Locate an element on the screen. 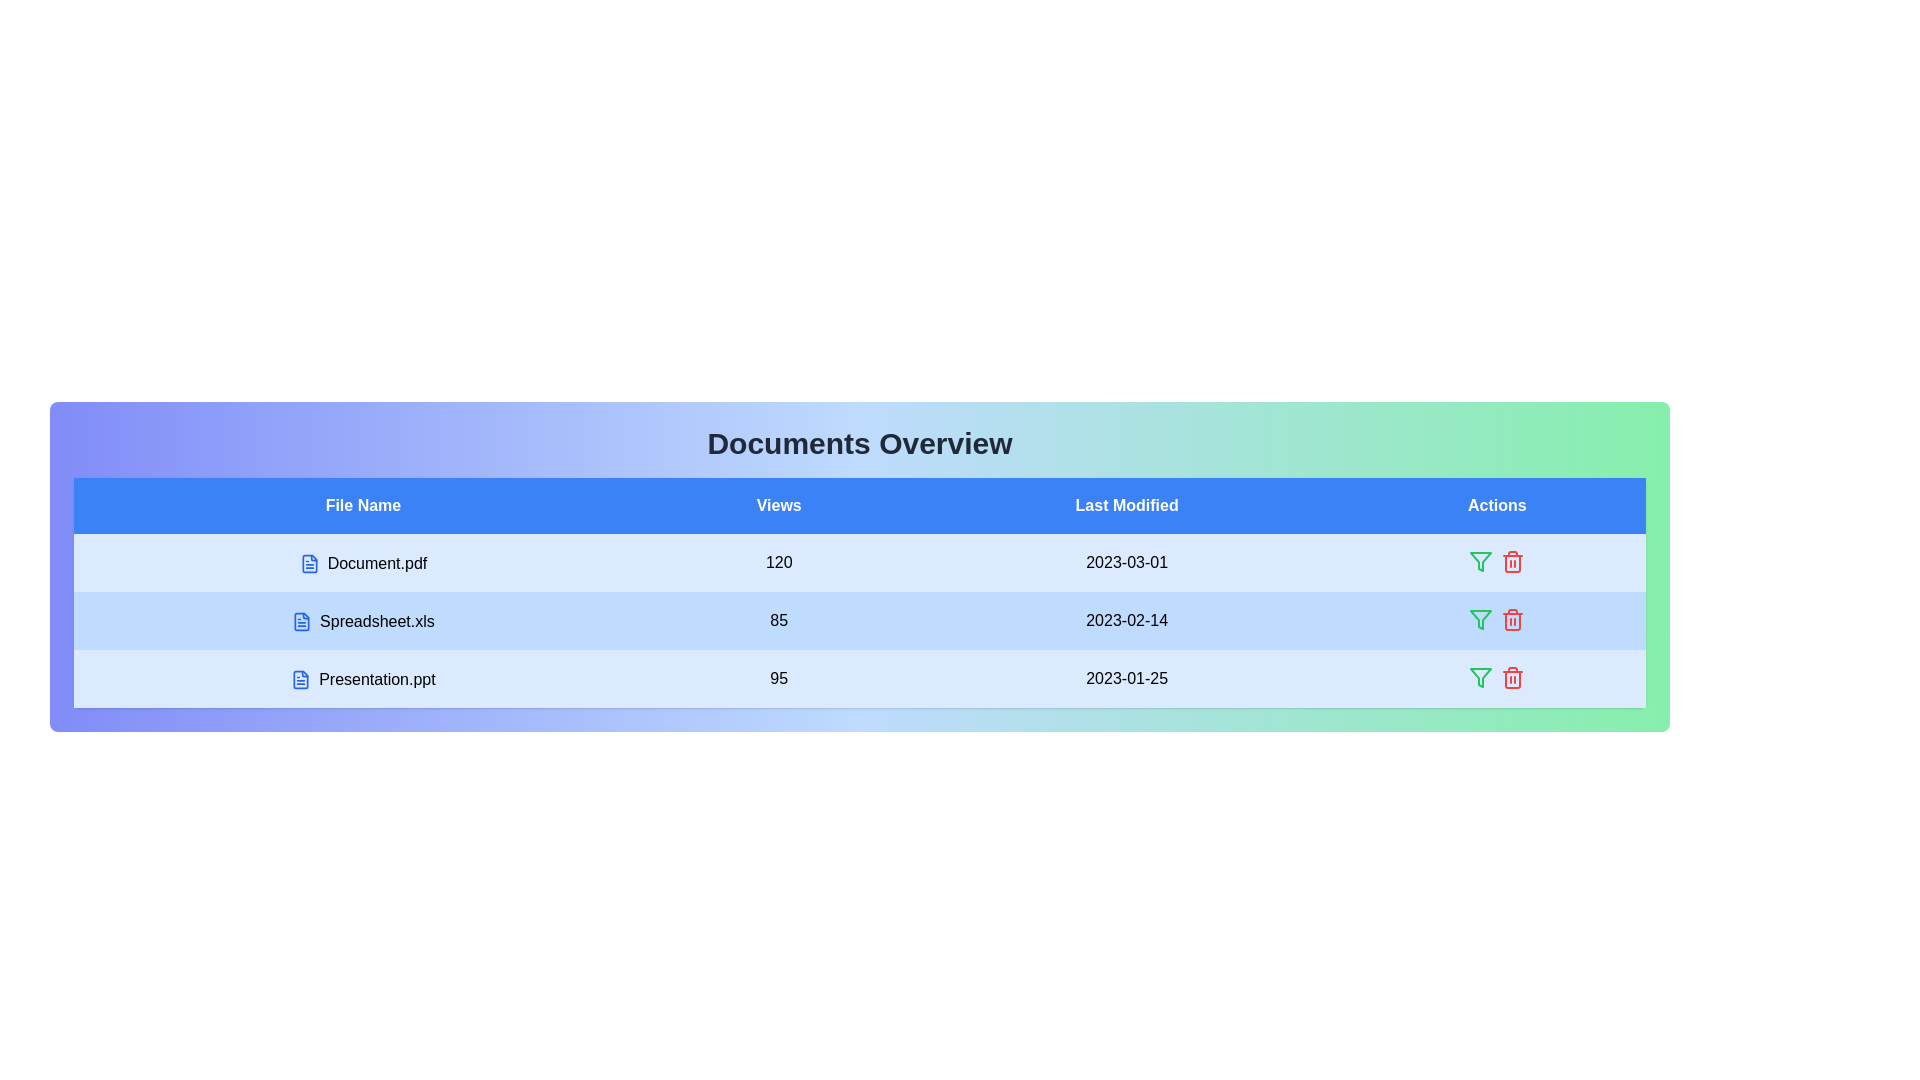 This screenshot has width=1920, height=1080. the action icon filter for the row corresponding to Document.pdf is located at coordinates (1481, 562).